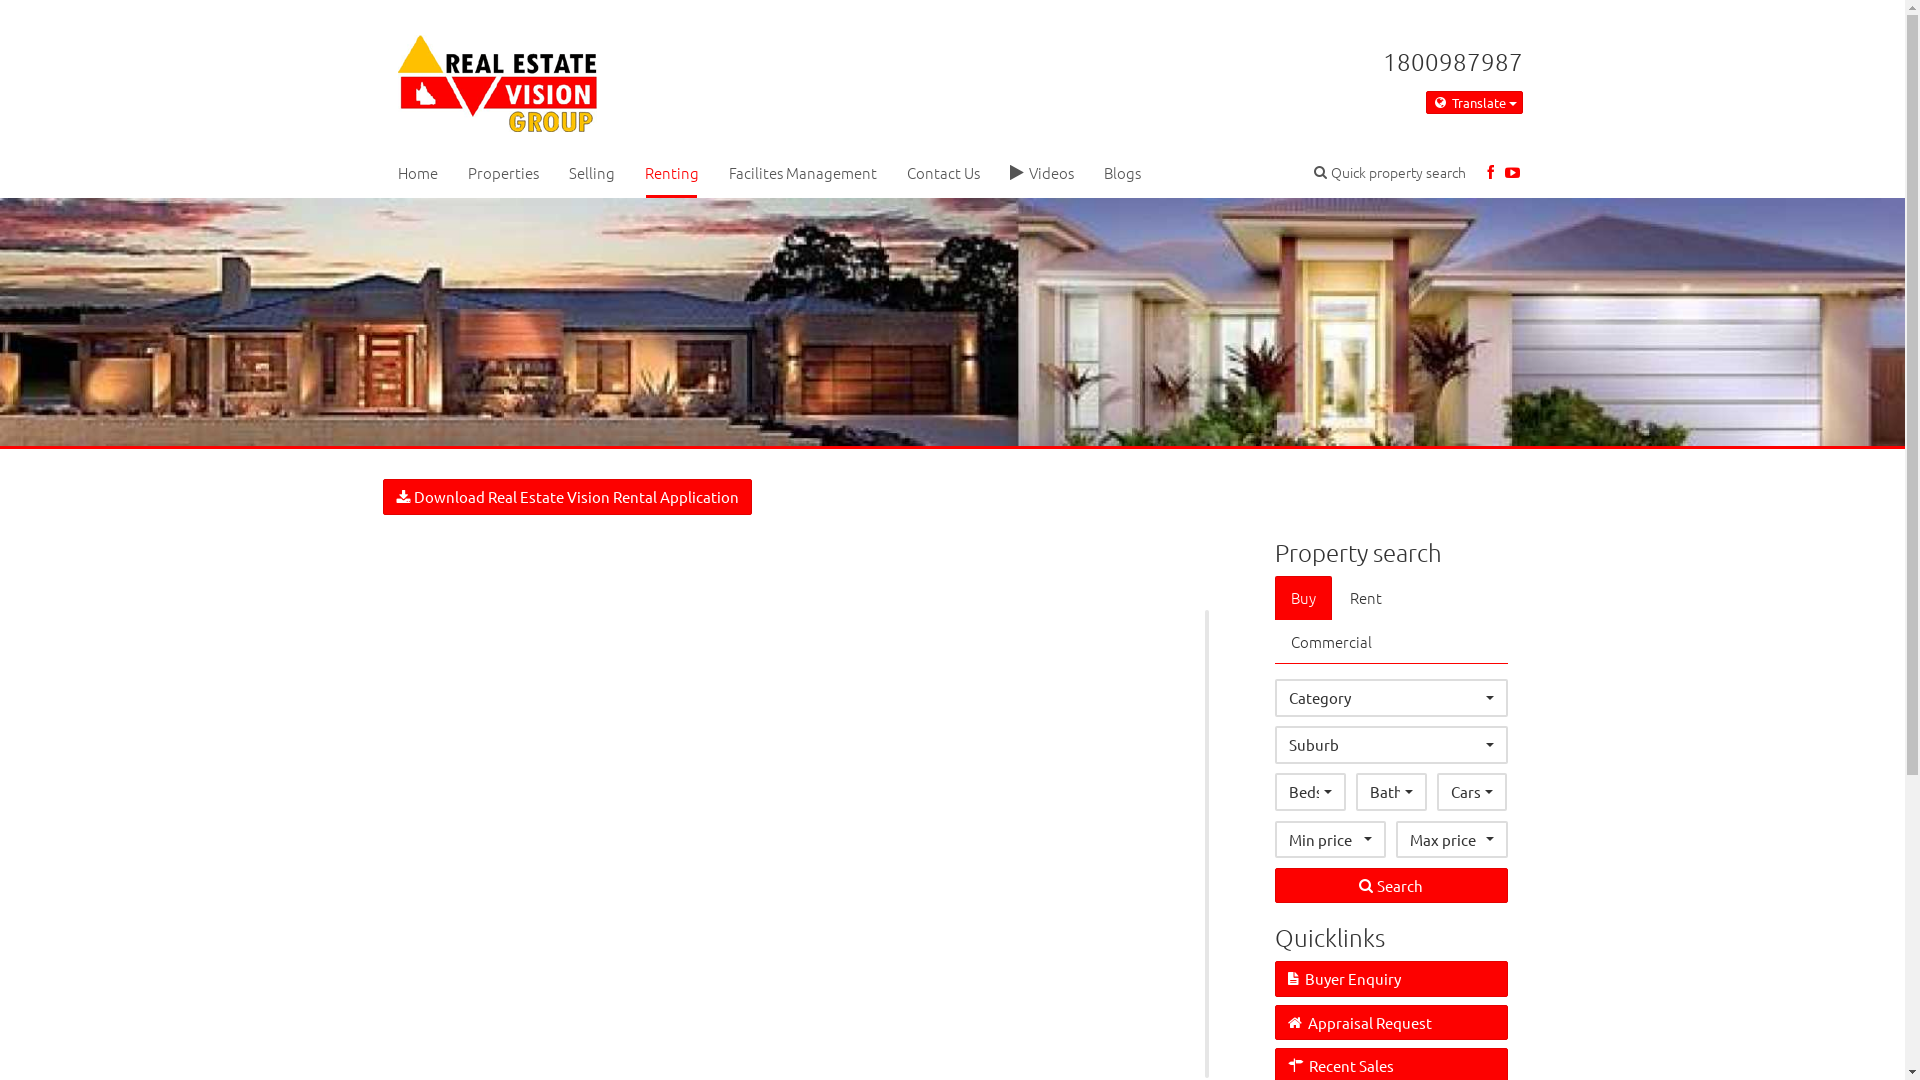 The height and width of the screenshot is (1080, 1920). I want to click on 'Beds, so click(1310, 790).